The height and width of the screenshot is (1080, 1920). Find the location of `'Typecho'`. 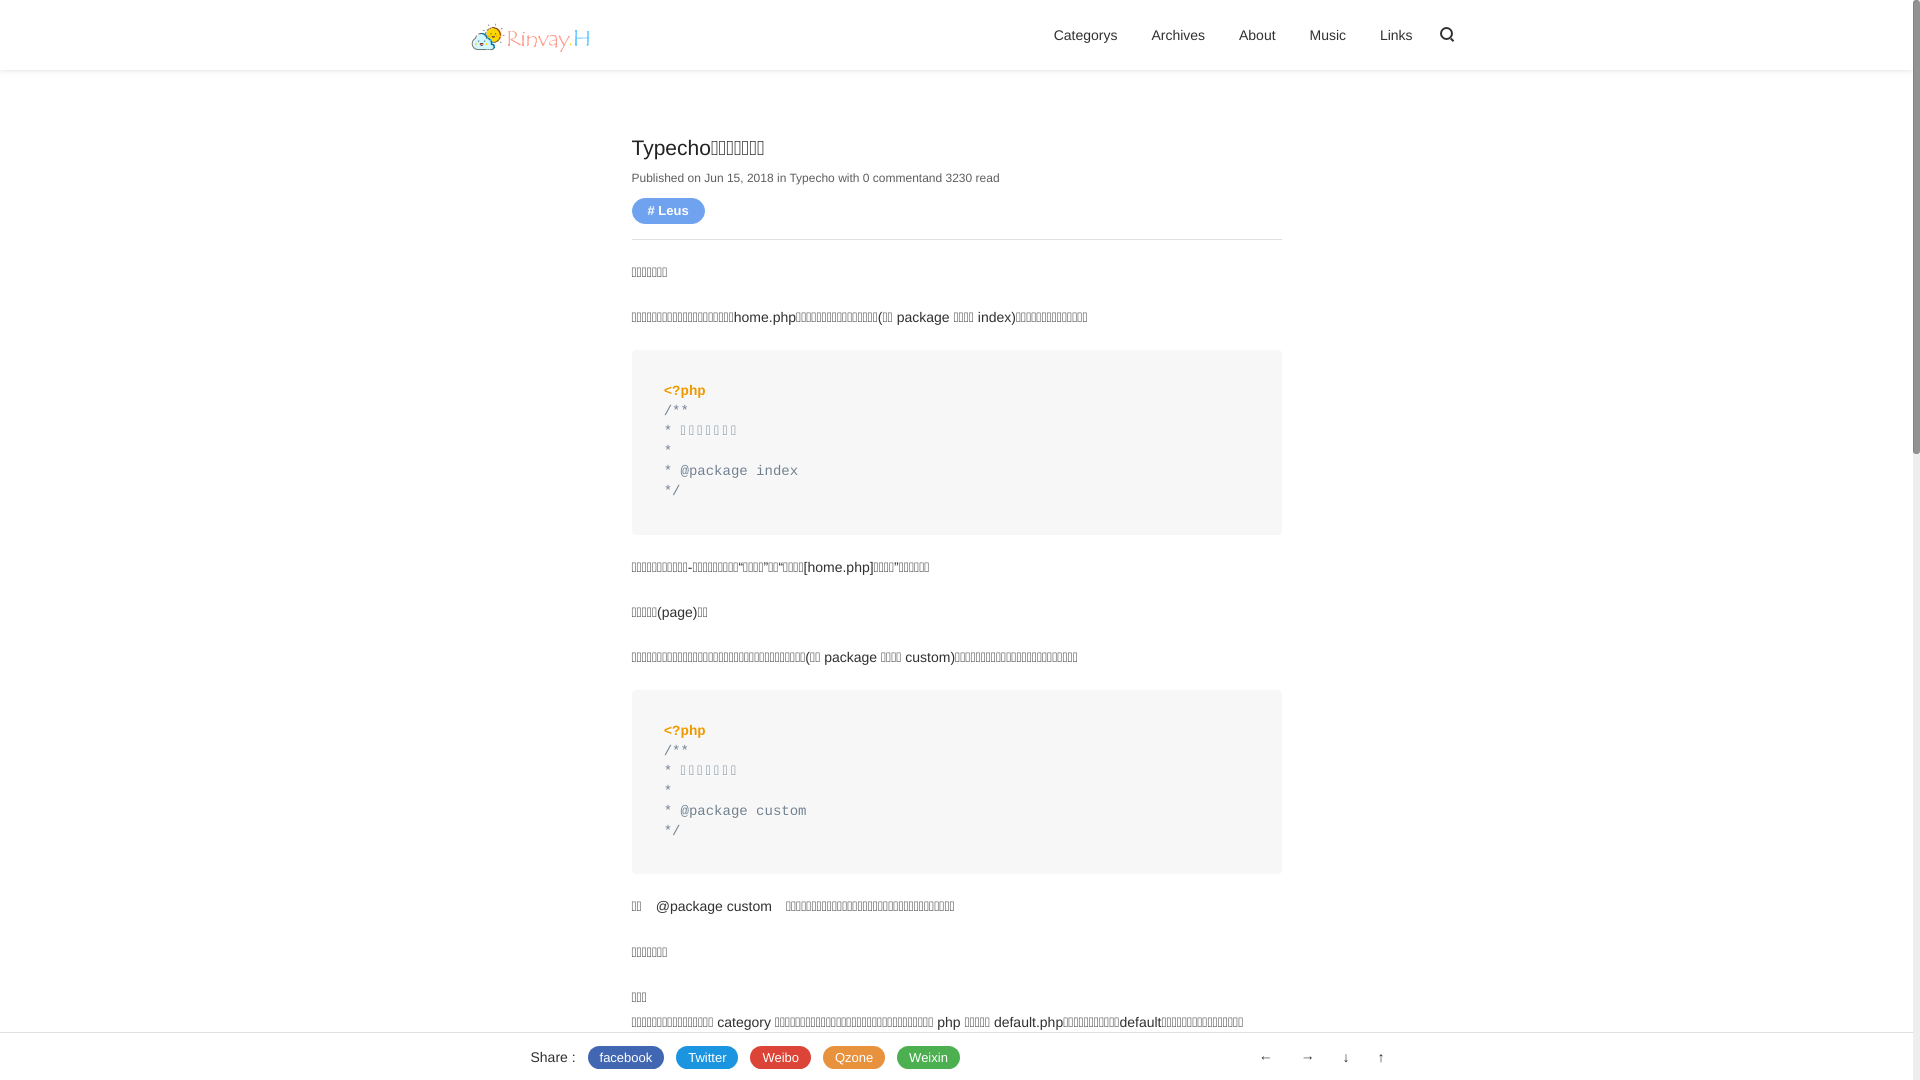

'Typecho' is located at coordinates (811, 176).